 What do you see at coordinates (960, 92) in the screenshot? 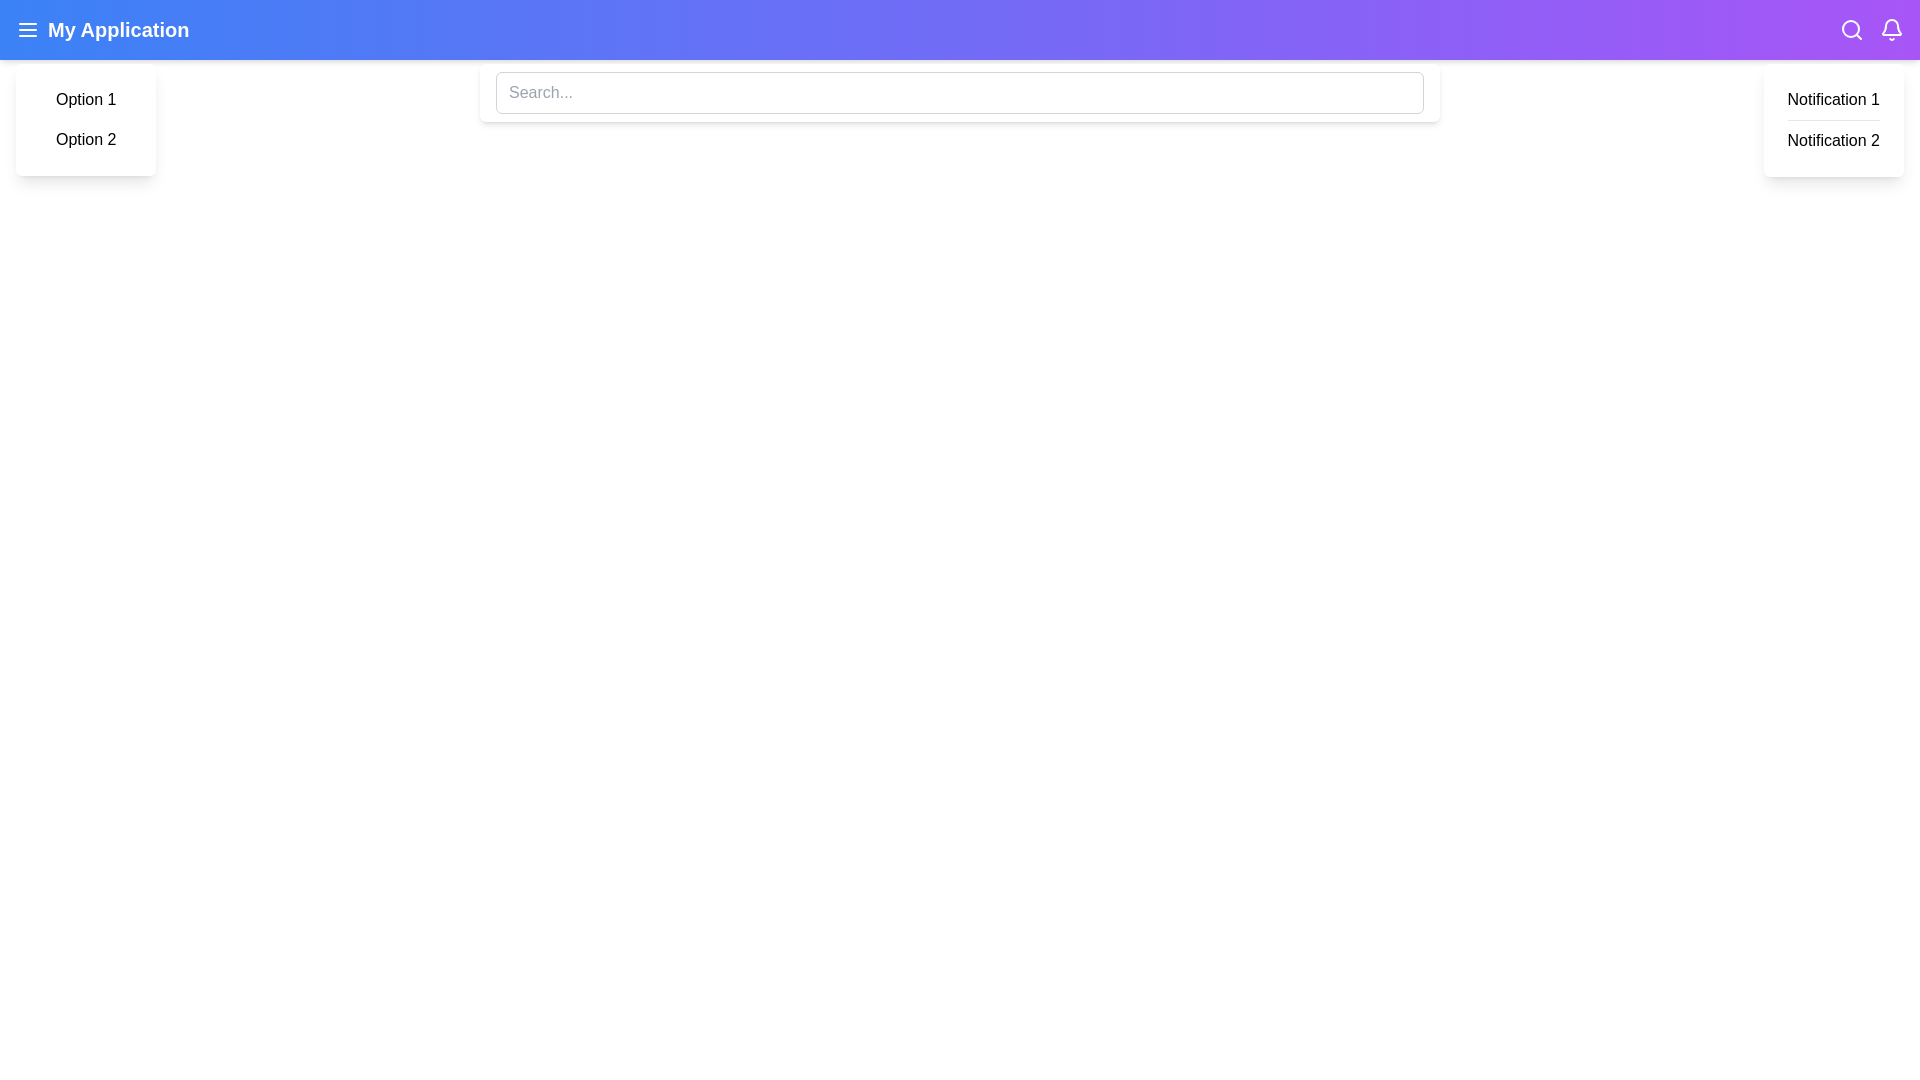
I see `the search input field located at the top center of the page` at bounding box center [960, 92].